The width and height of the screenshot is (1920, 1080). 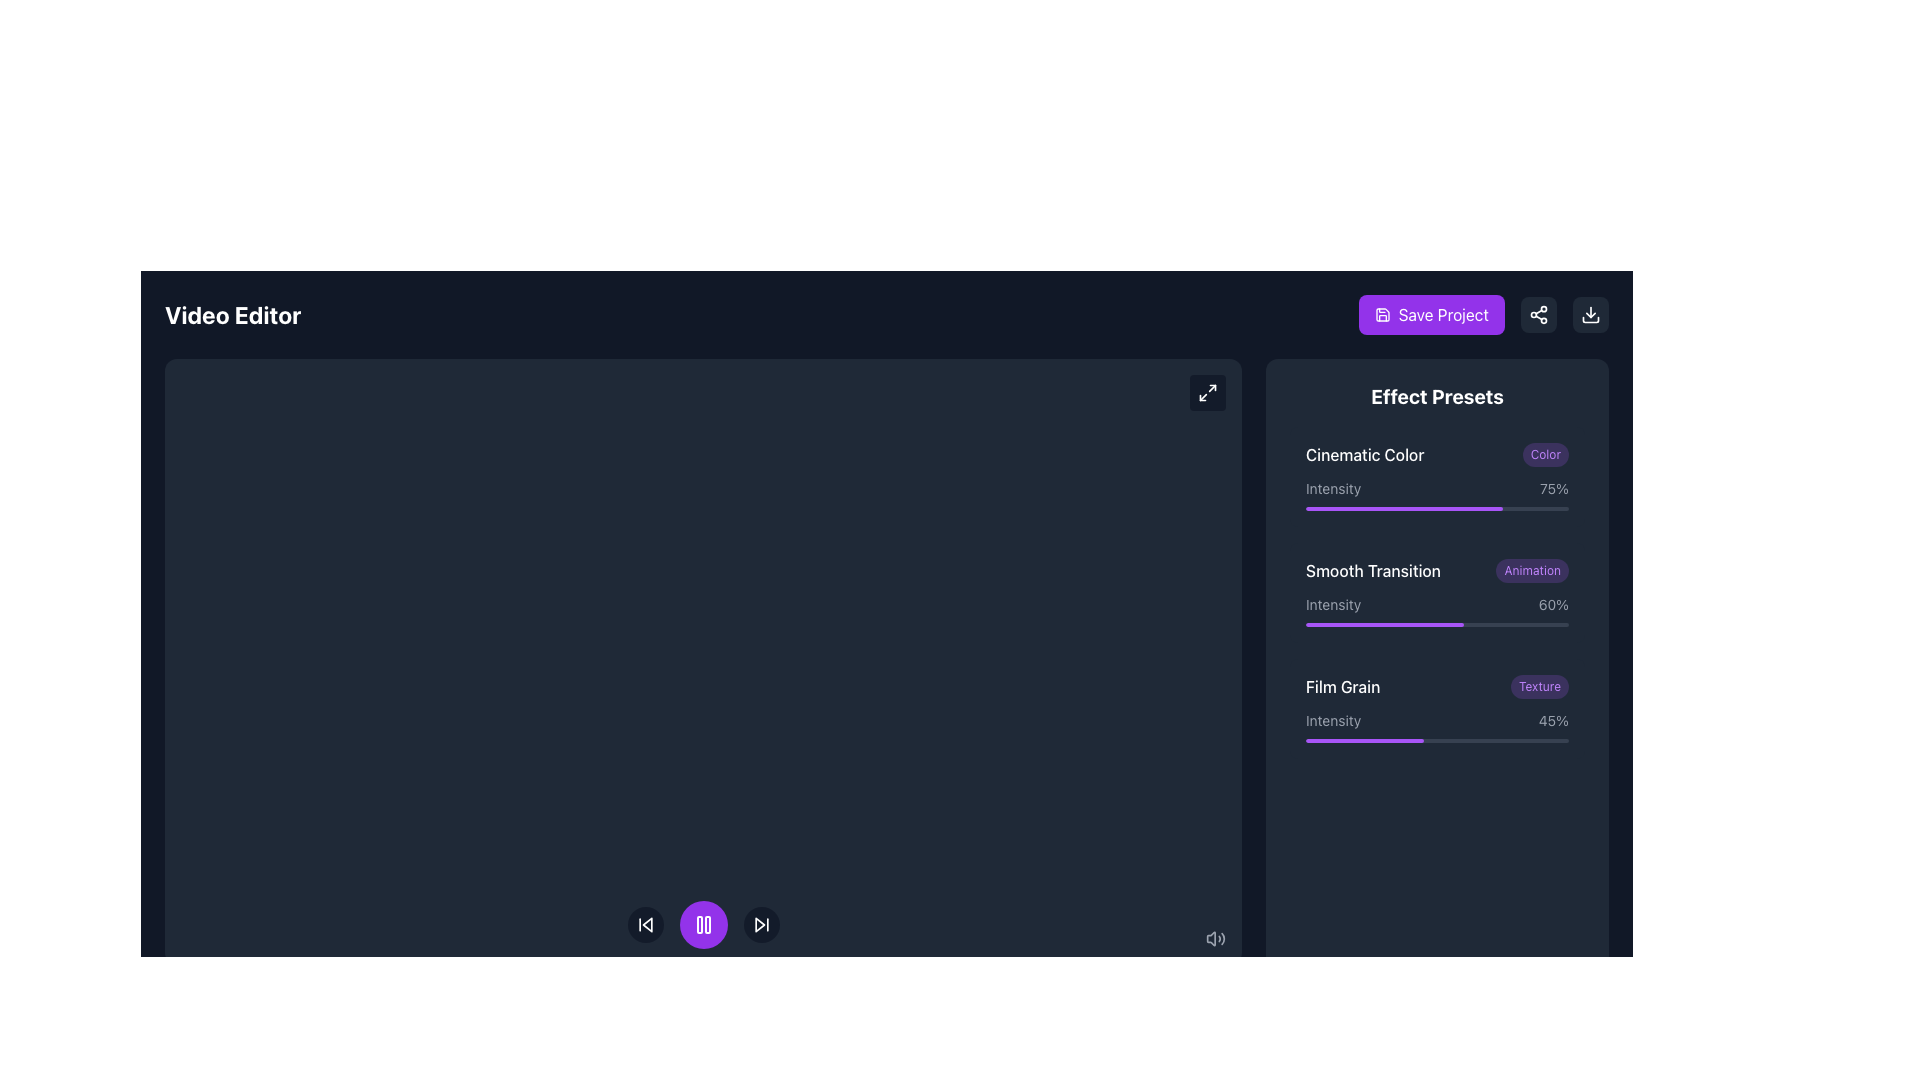 What do you see at coordinates (1531, 570) in the screenshot?
I see `the label with a rounded purple background containing the text 'Animation', positioned to the right of 'Smooth Transition'` at bounding box center [1531, 570].